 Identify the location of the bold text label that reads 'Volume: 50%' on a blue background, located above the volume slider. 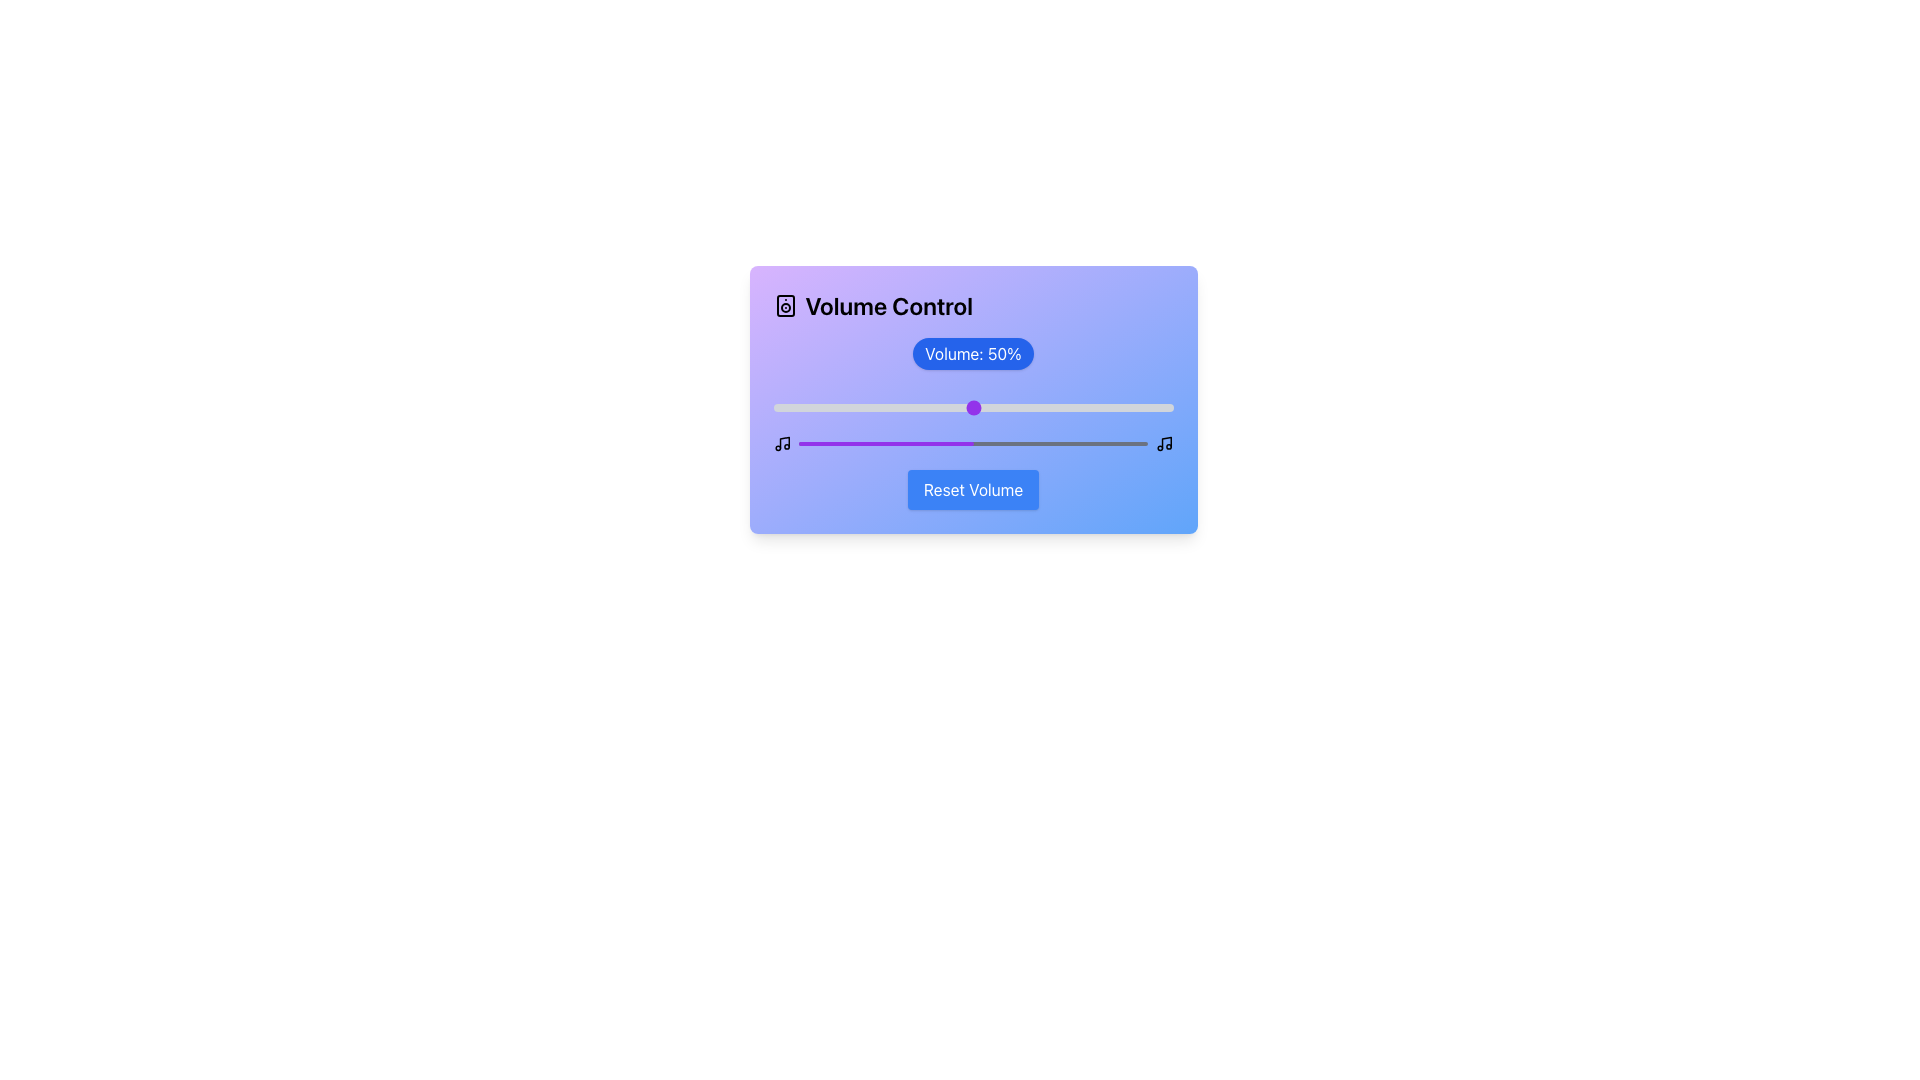
(973, 353).